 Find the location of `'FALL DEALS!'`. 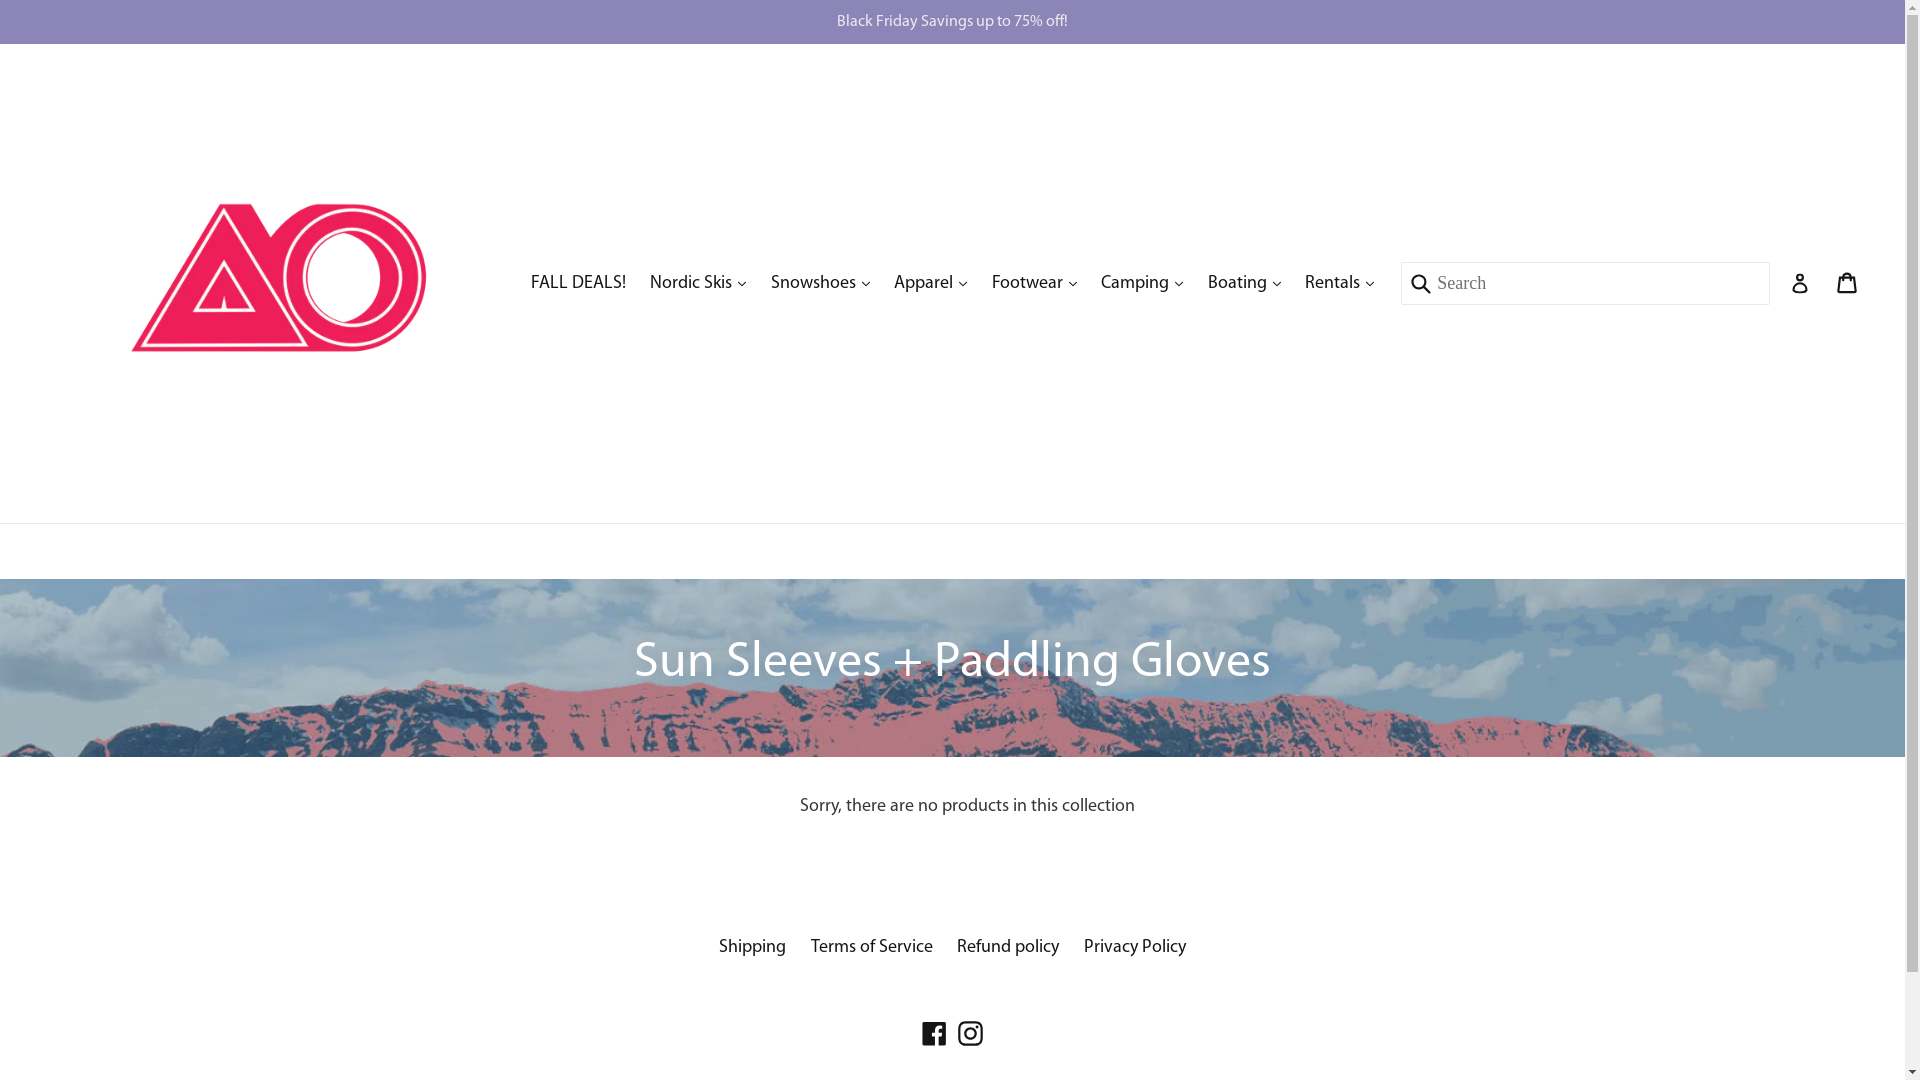

'FALL DEALS!' is located at coordinates (577, 283).